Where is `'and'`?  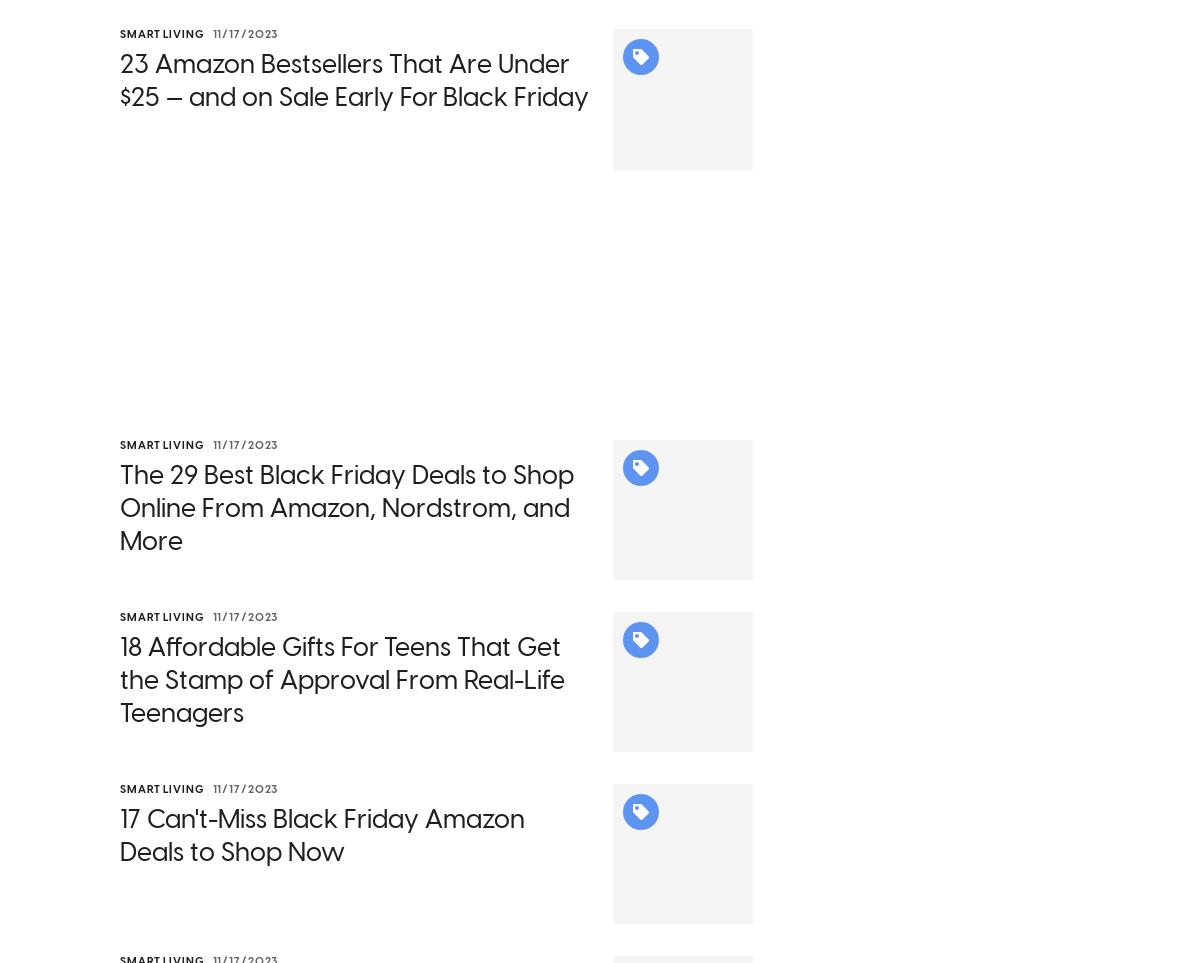 'and' is located at coordinates (656, 158).